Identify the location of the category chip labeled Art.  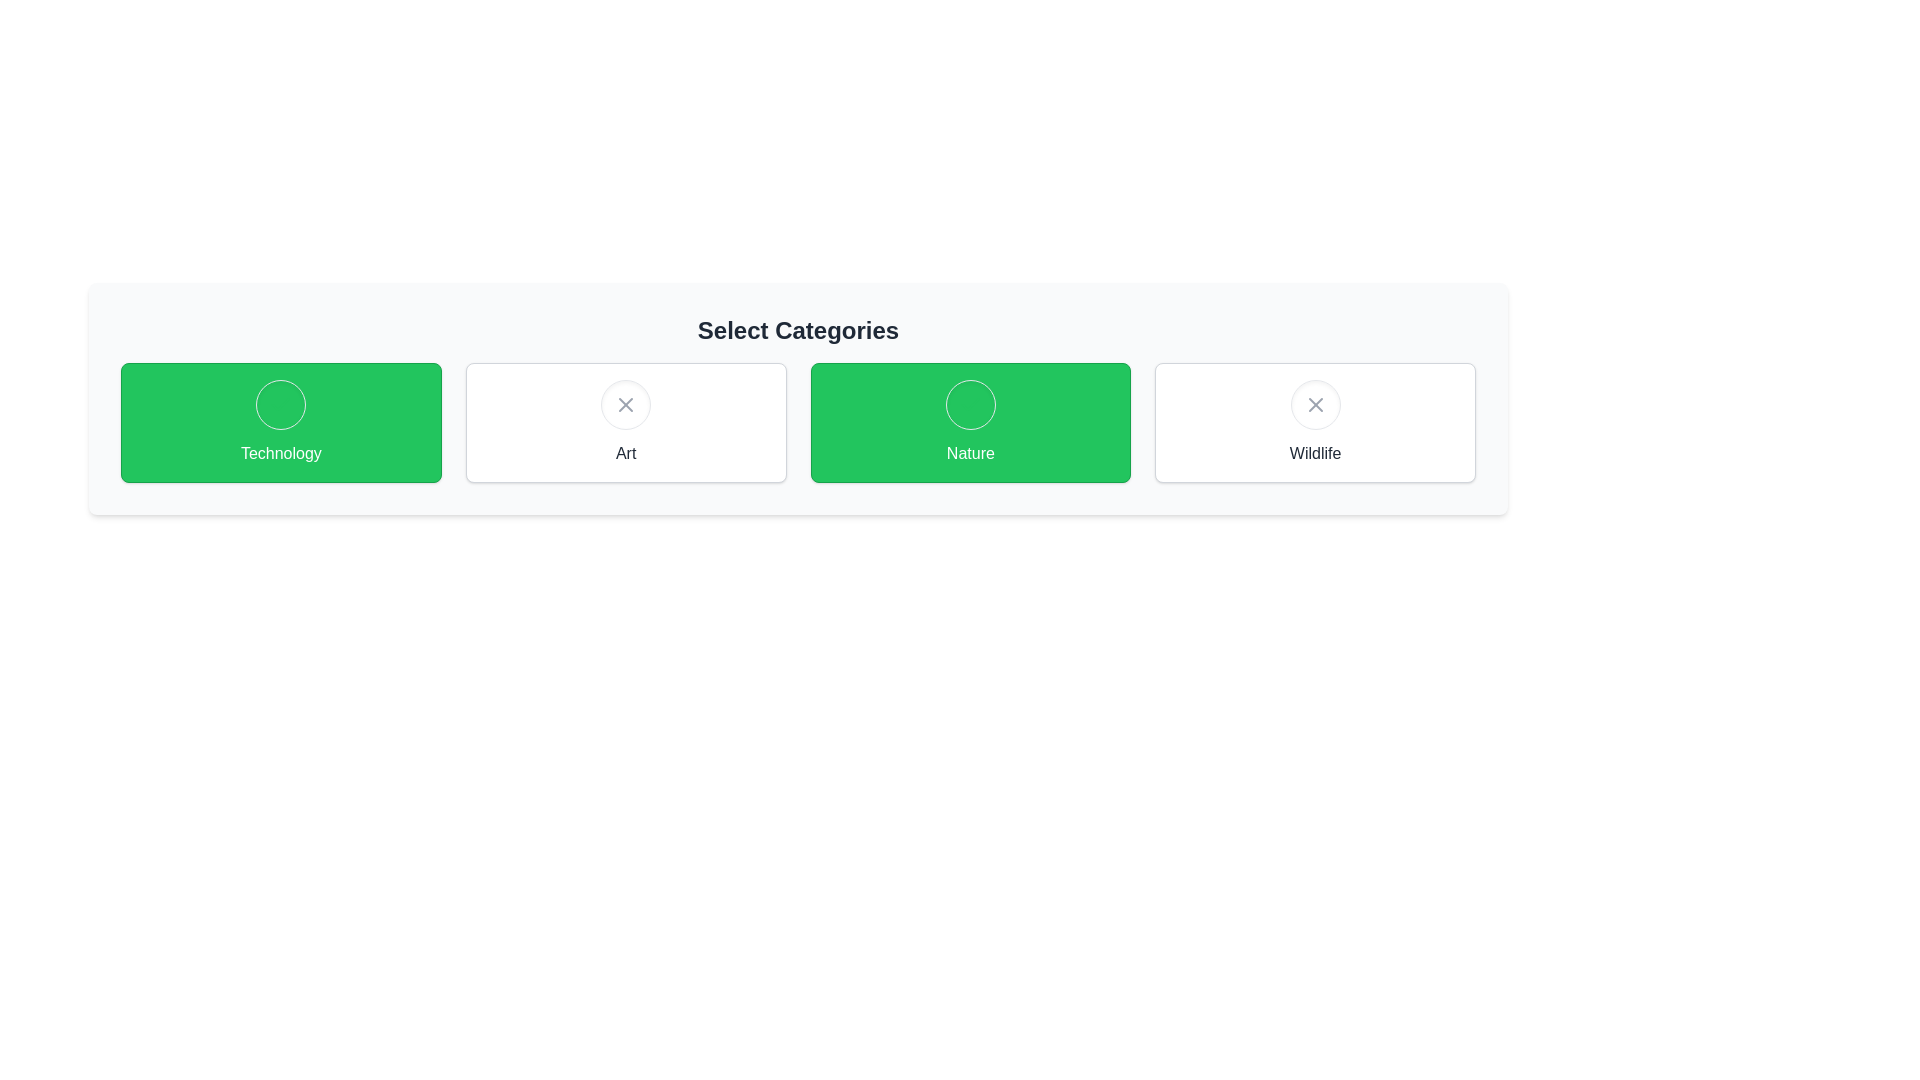
(625, 422).